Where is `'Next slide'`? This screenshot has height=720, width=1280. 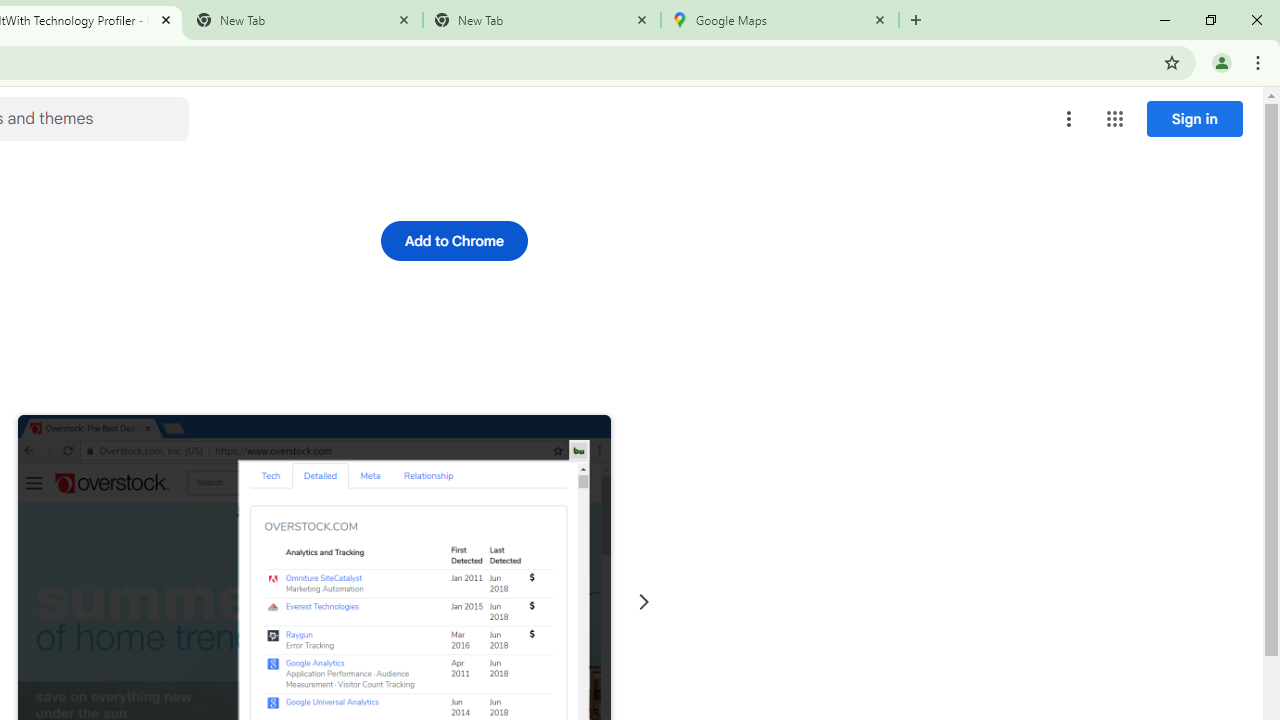
'Next slide' is located at coordinates (643, 601).